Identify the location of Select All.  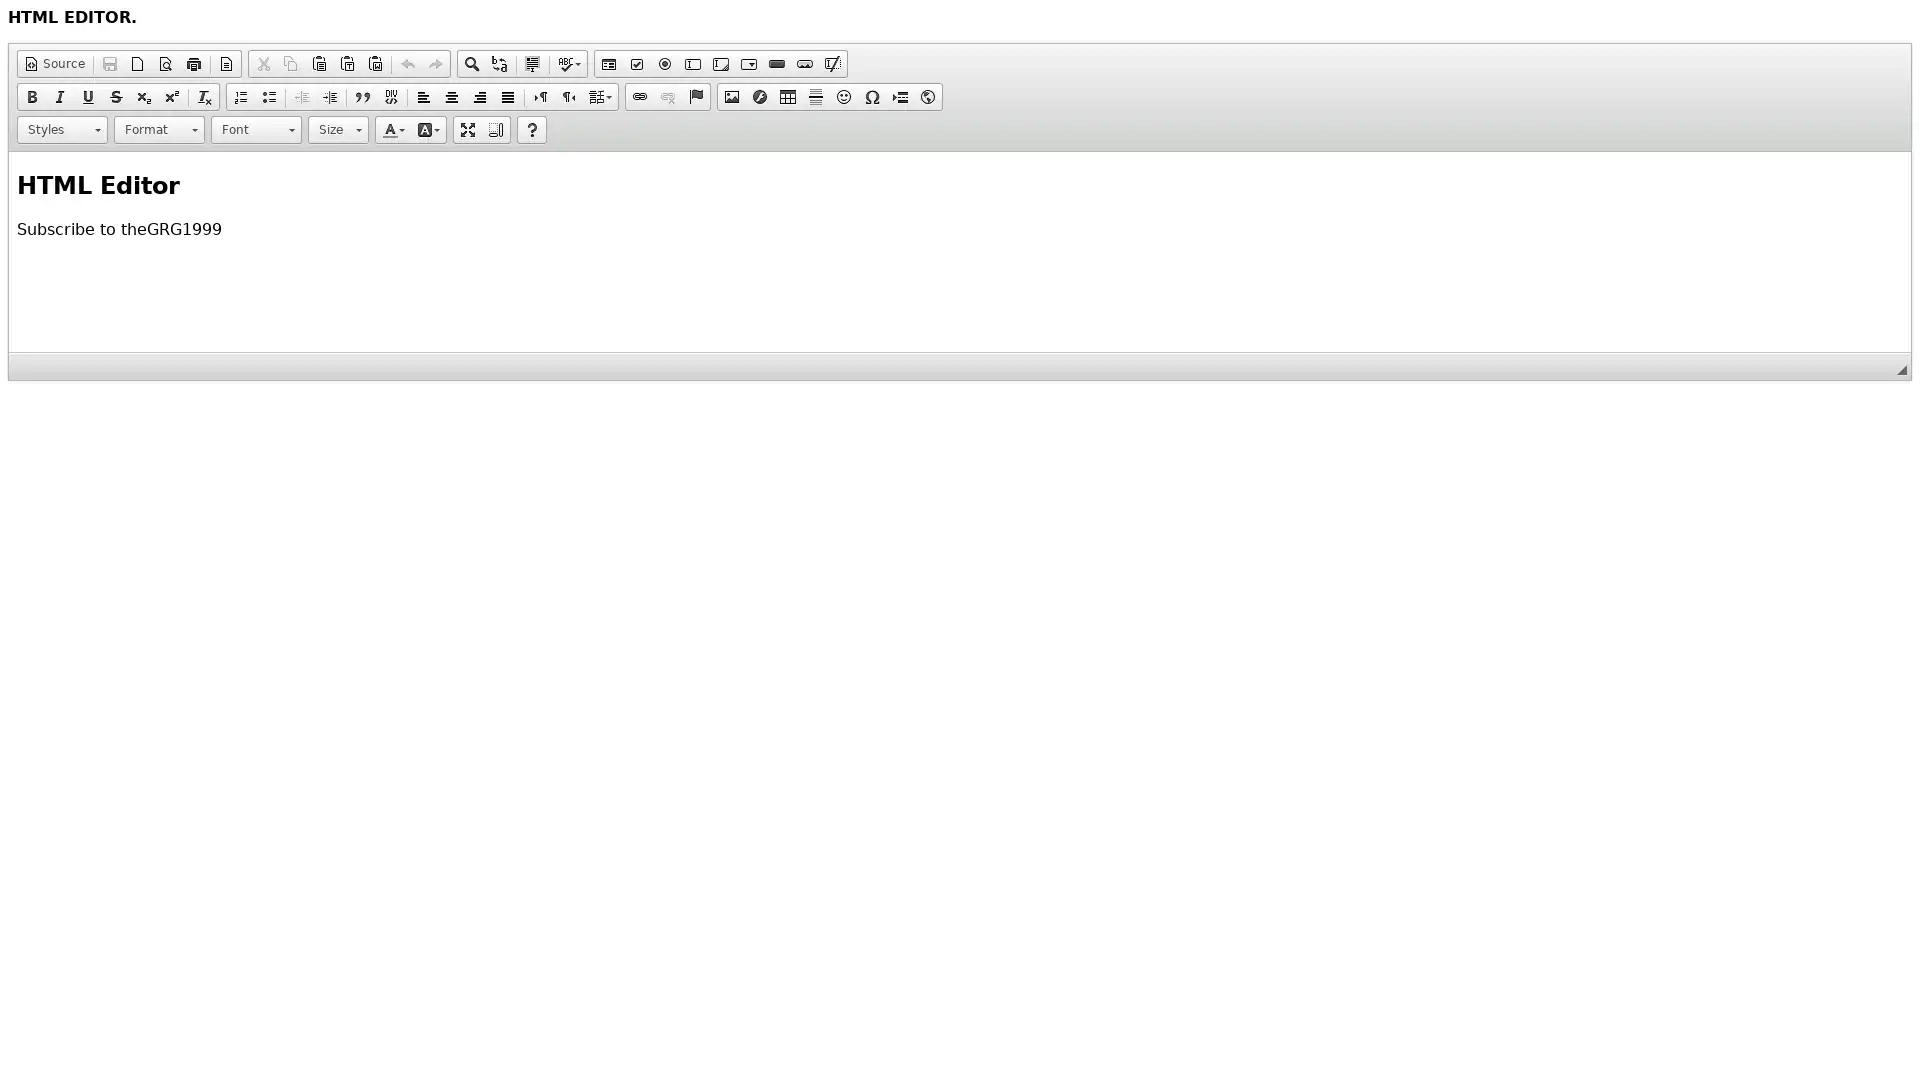
(532, 63).